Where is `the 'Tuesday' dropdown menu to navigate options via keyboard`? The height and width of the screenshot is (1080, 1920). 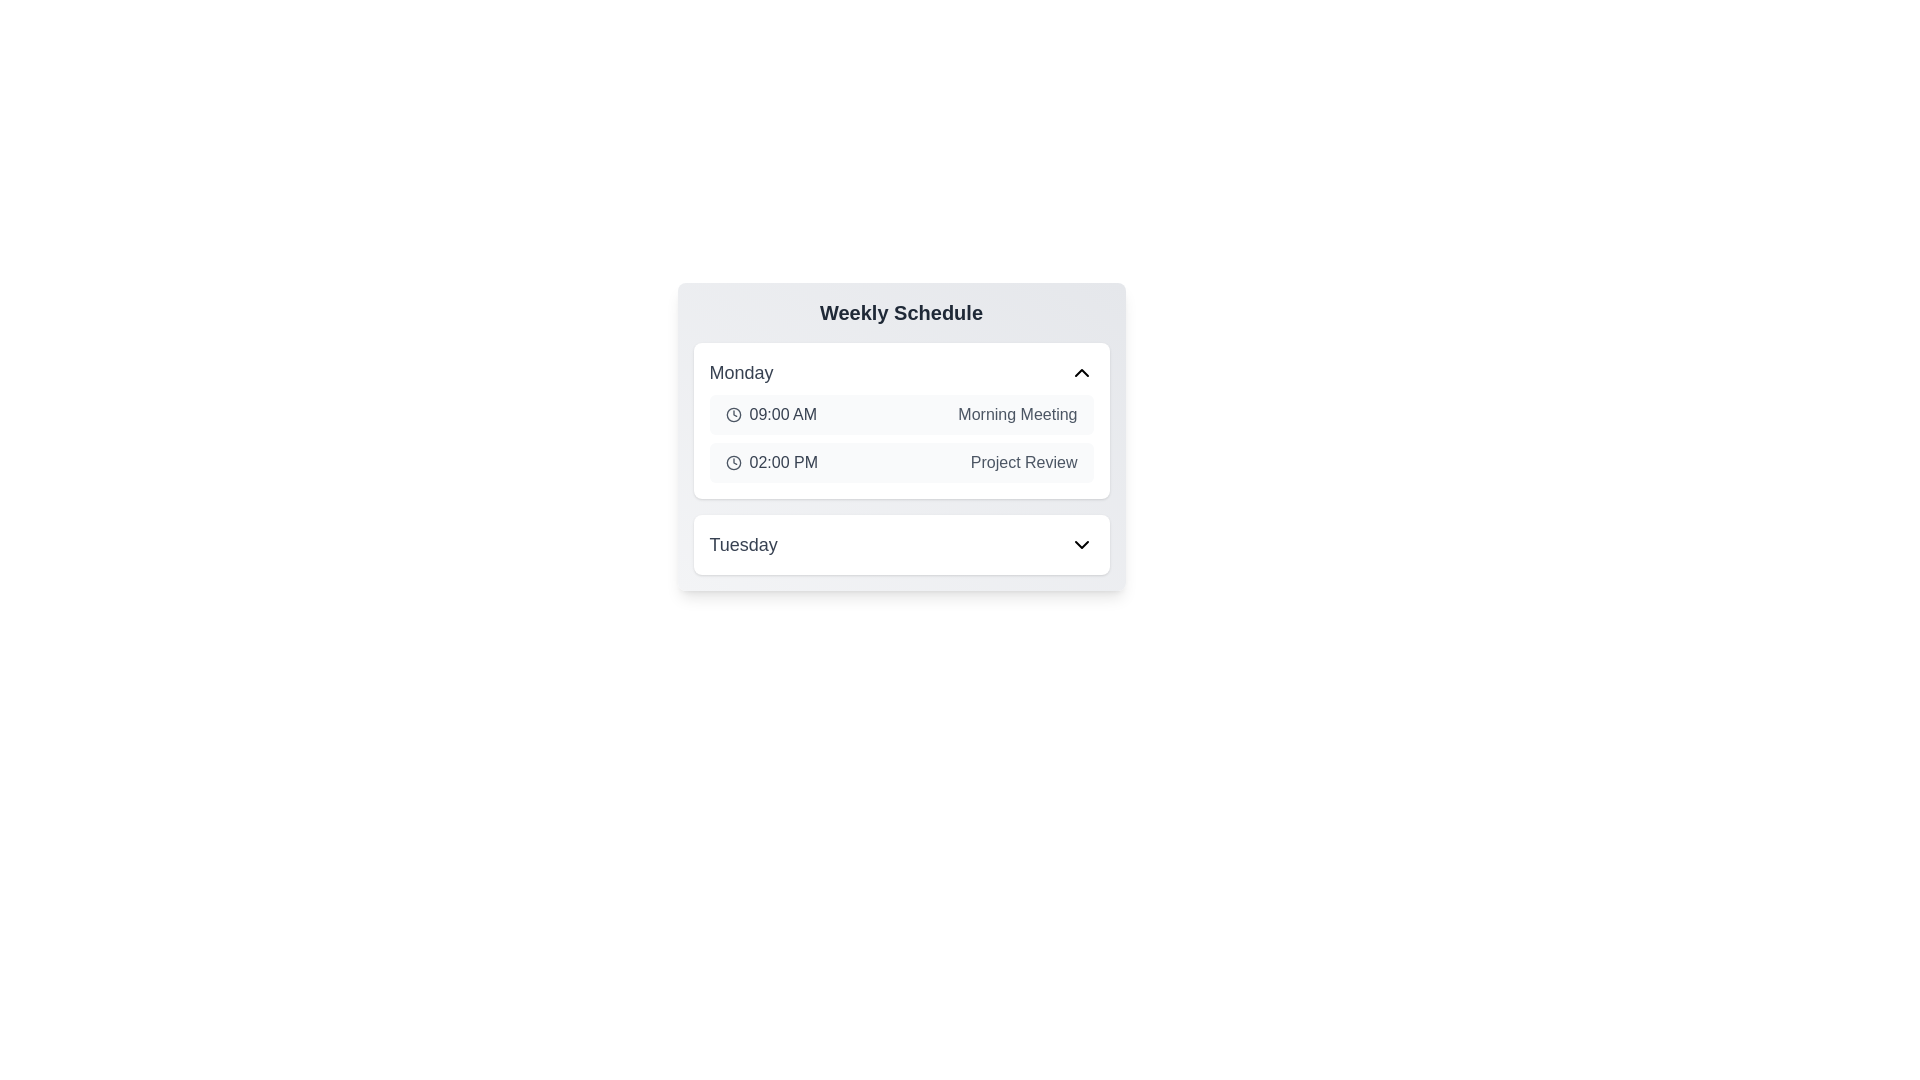
the 'Tuesday' dropdown menu to navigate options via keyboard is located at coordinates (900, 544).